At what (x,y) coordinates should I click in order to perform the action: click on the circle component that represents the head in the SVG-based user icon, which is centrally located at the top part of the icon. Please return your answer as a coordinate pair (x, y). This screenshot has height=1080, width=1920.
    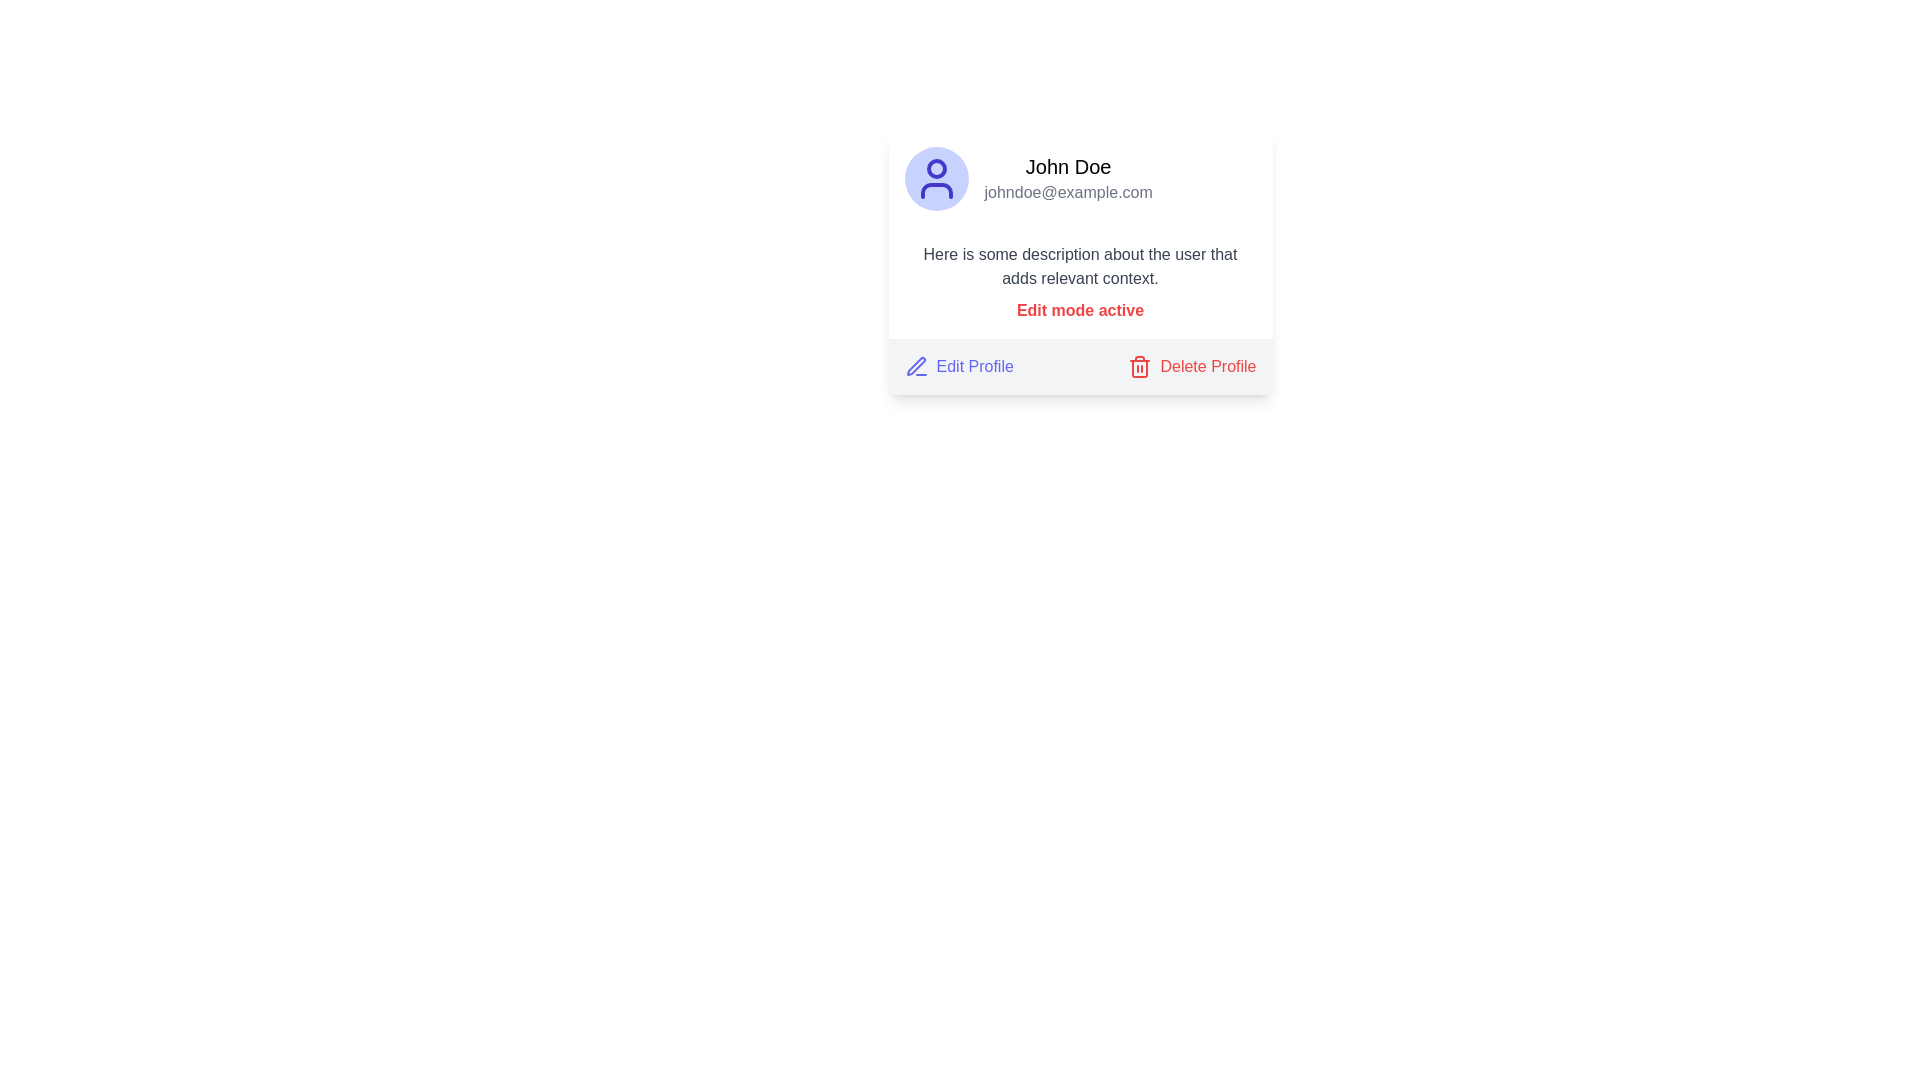
    Looking at the image, I should click on (935, 168).